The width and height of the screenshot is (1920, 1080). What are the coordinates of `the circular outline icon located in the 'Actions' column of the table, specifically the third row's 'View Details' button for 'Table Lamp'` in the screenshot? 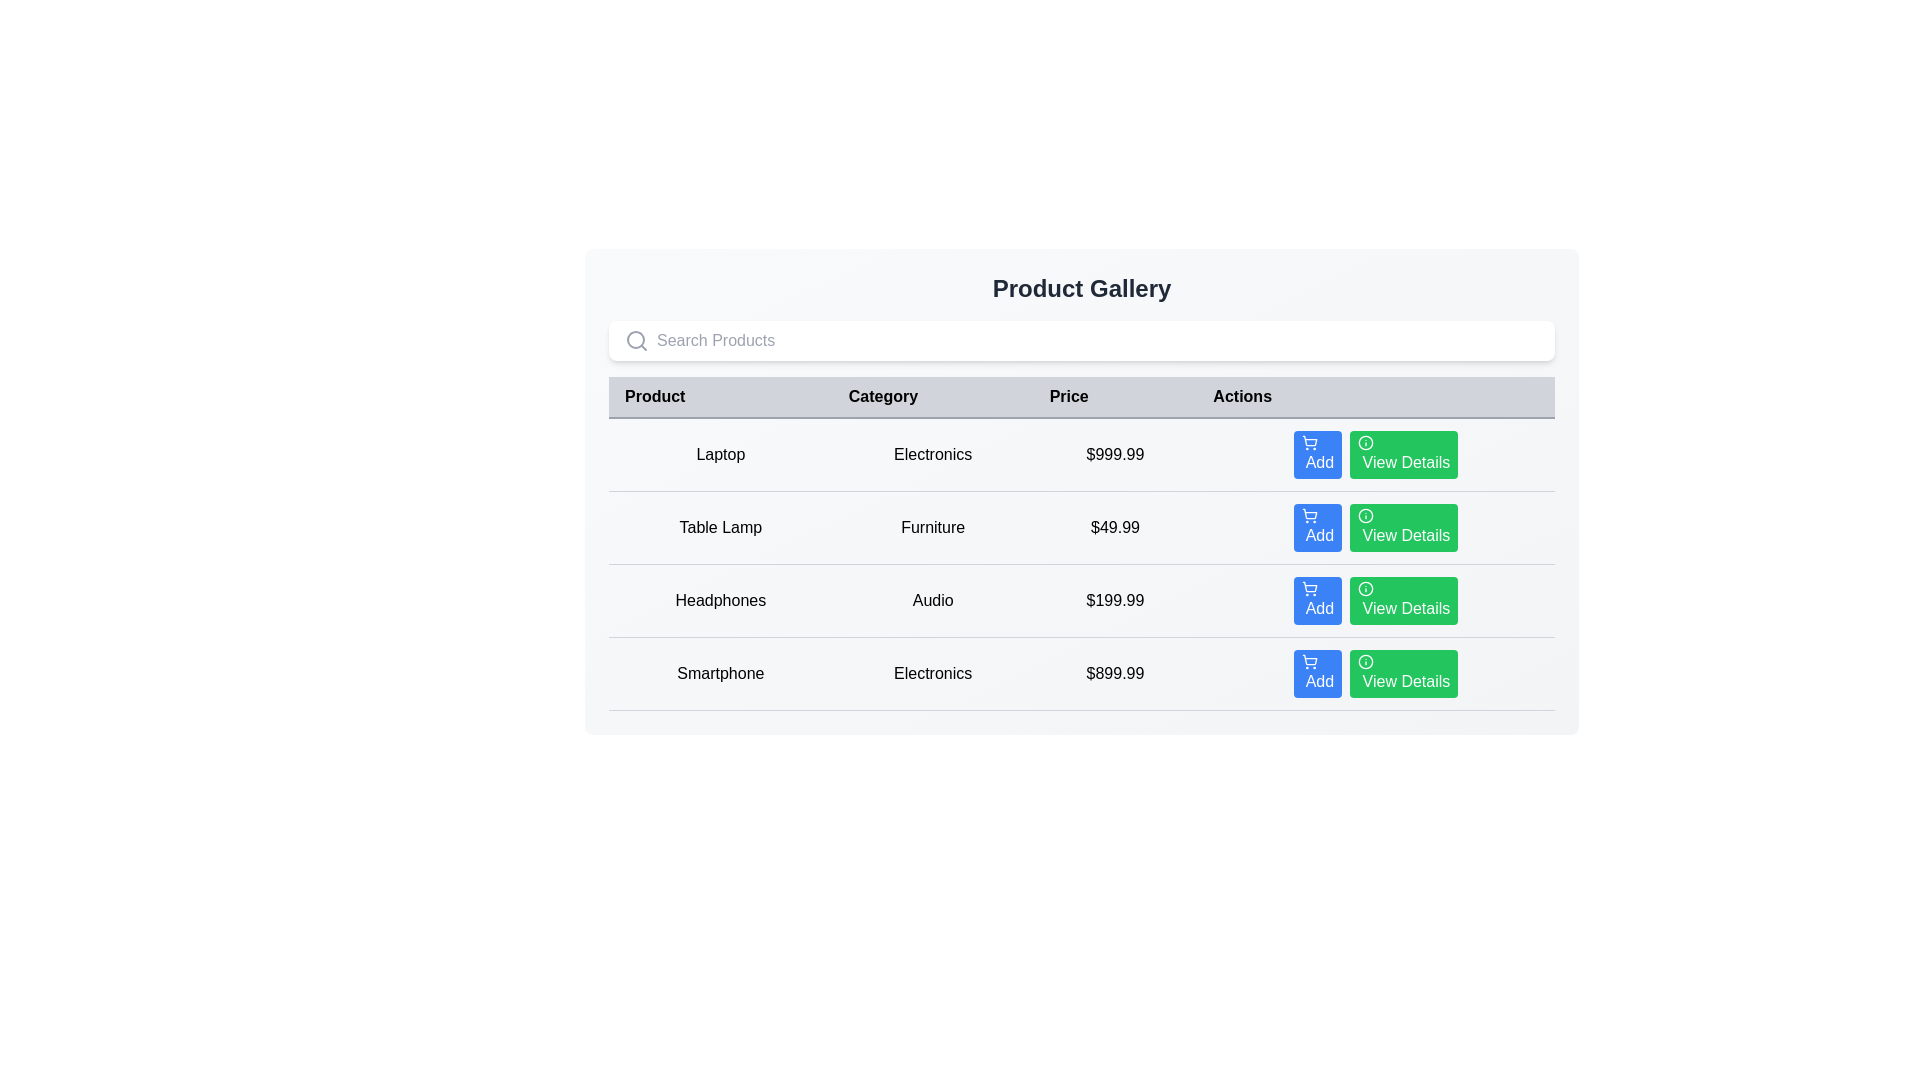 It's located at (1365, 515).